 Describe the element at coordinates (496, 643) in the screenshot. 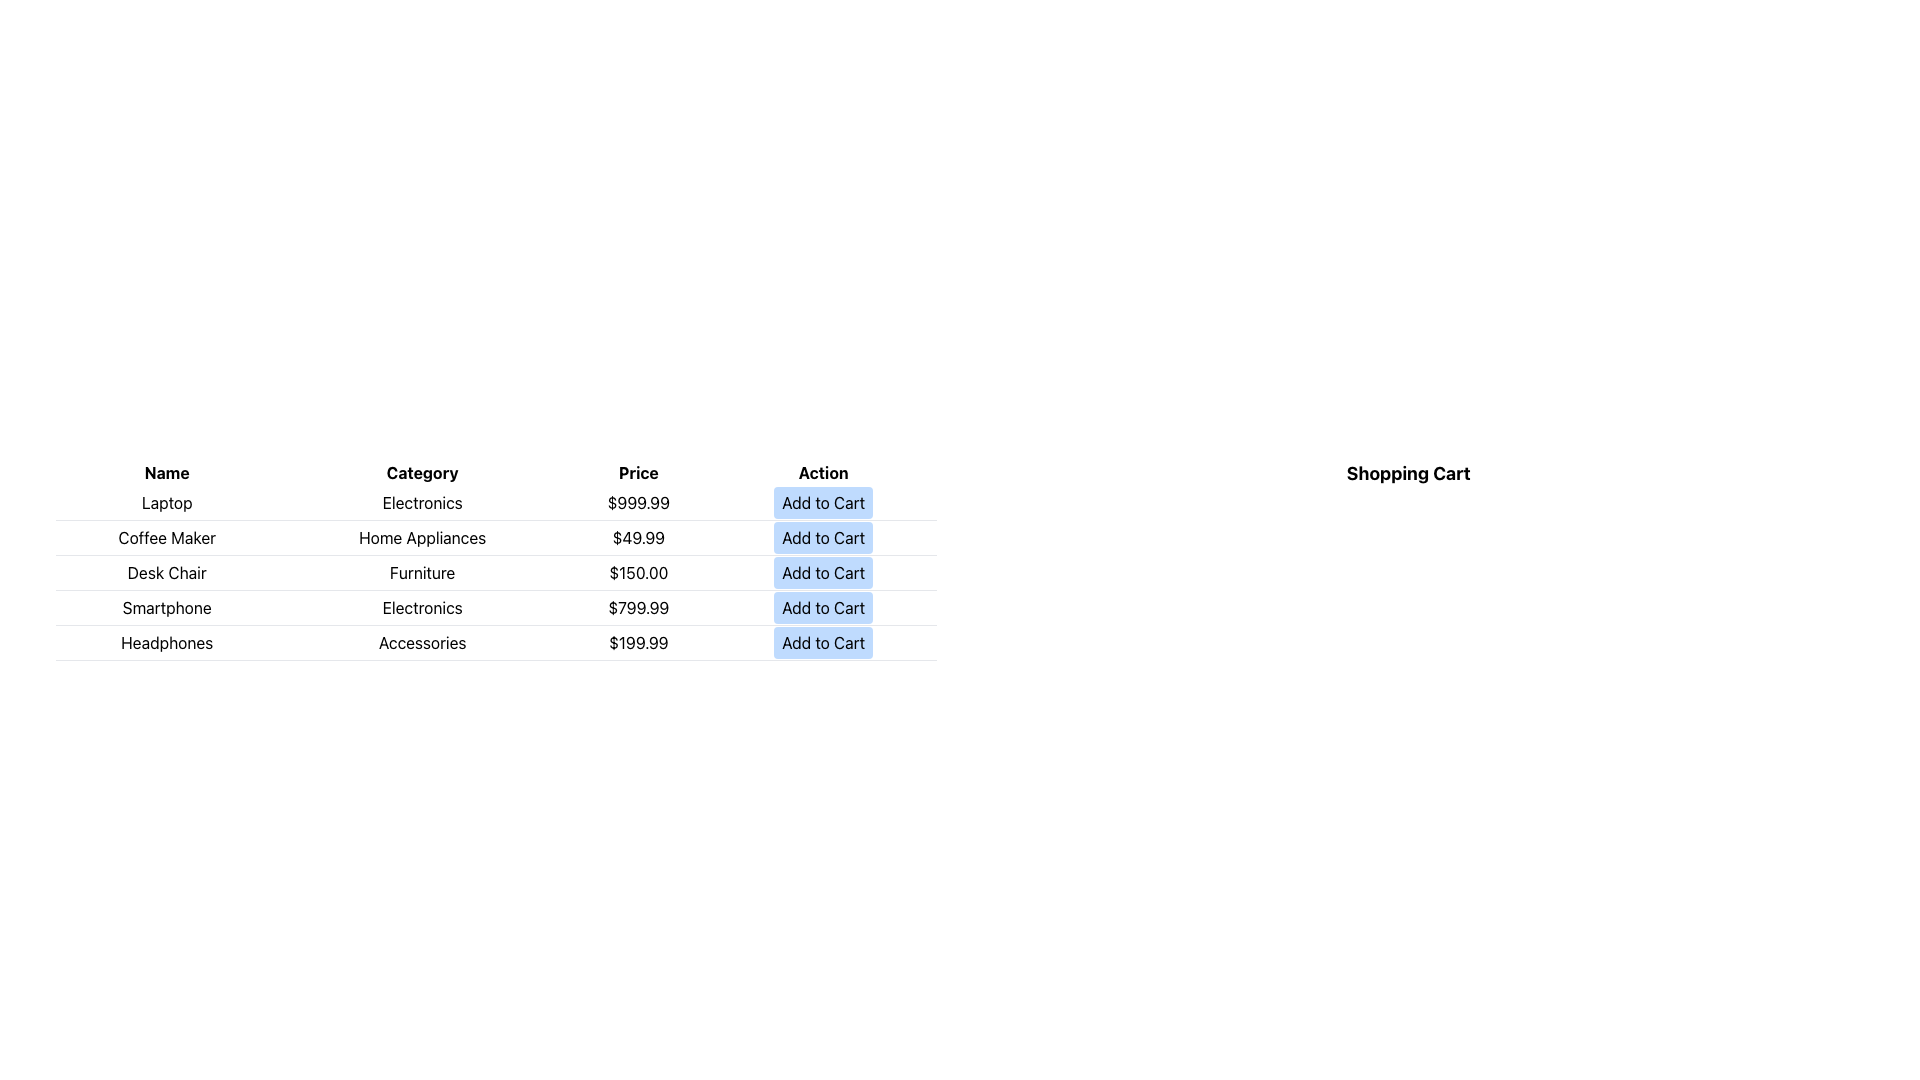

I see `the actionable button in the last row of the product summary table` at that location.